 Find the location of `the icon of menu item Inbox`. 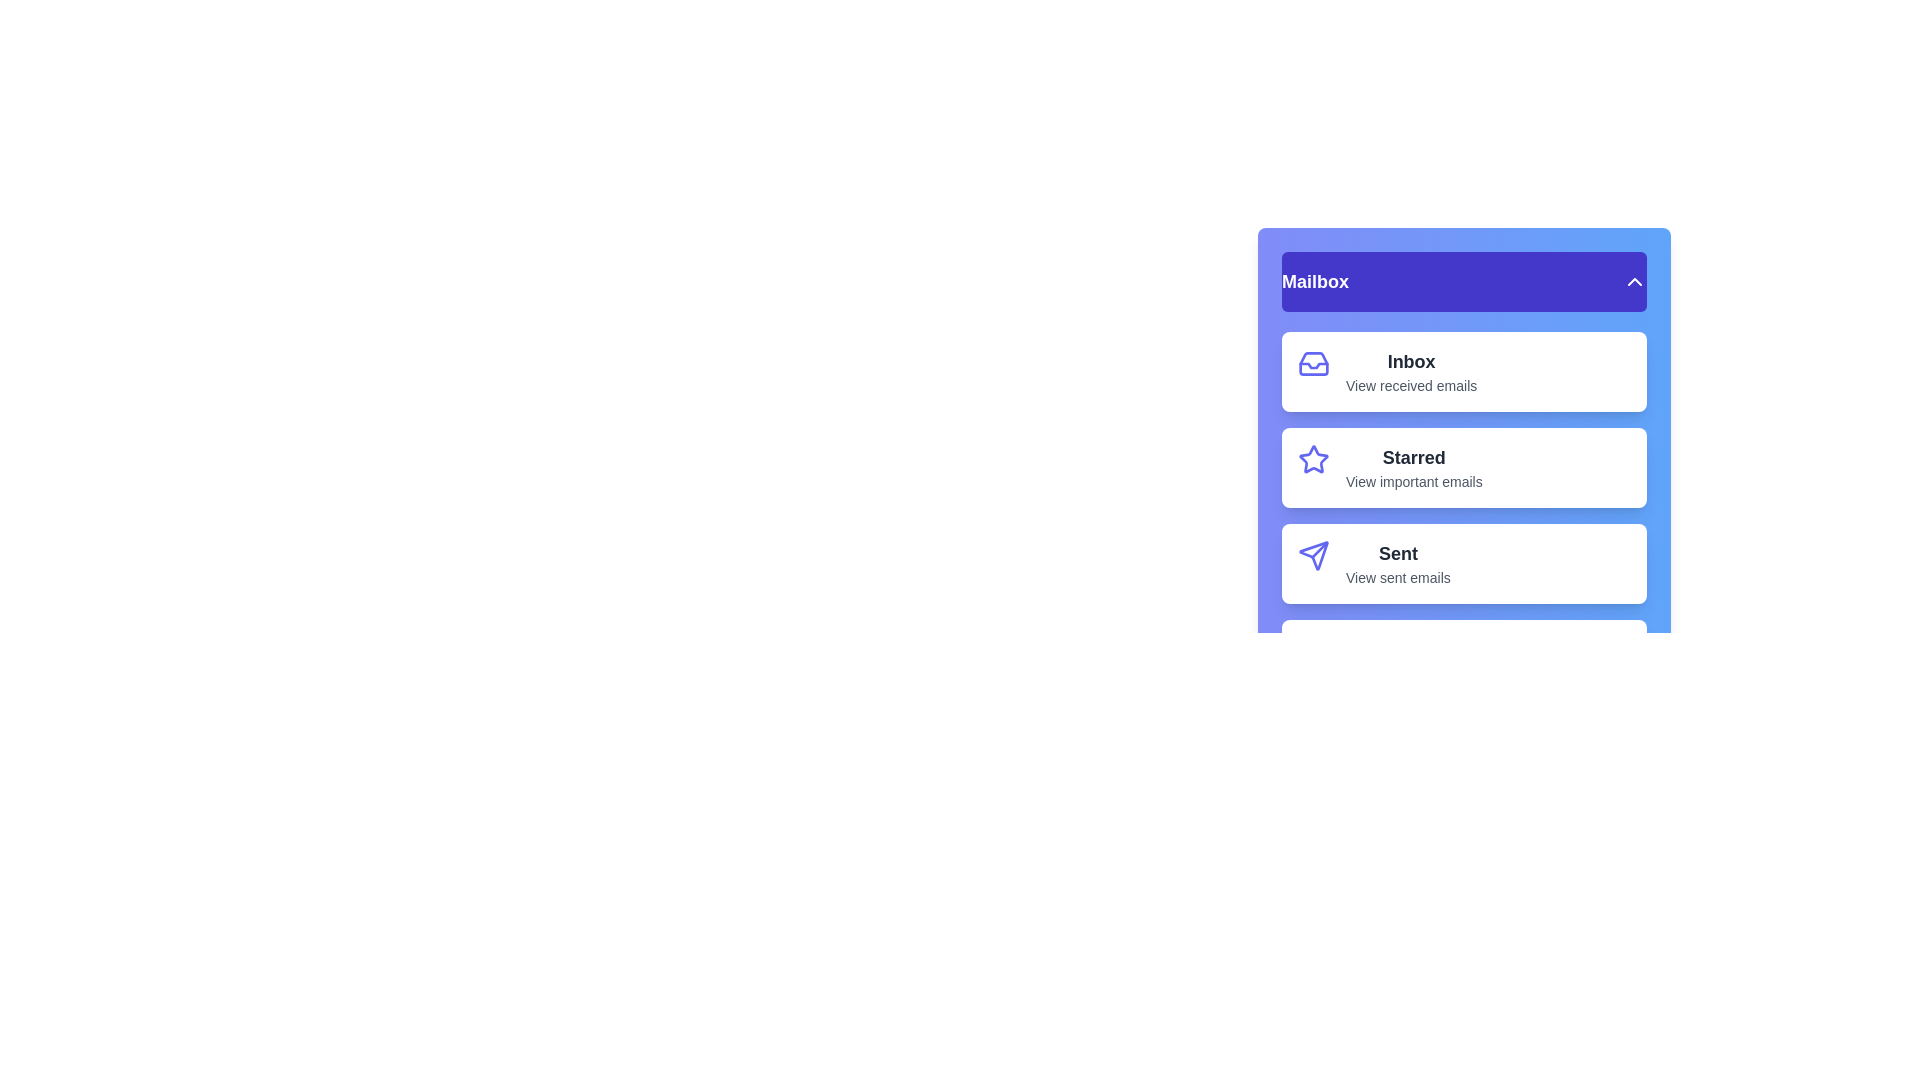

the icon of menu item Inbox is located at coordinates (1314, 363).